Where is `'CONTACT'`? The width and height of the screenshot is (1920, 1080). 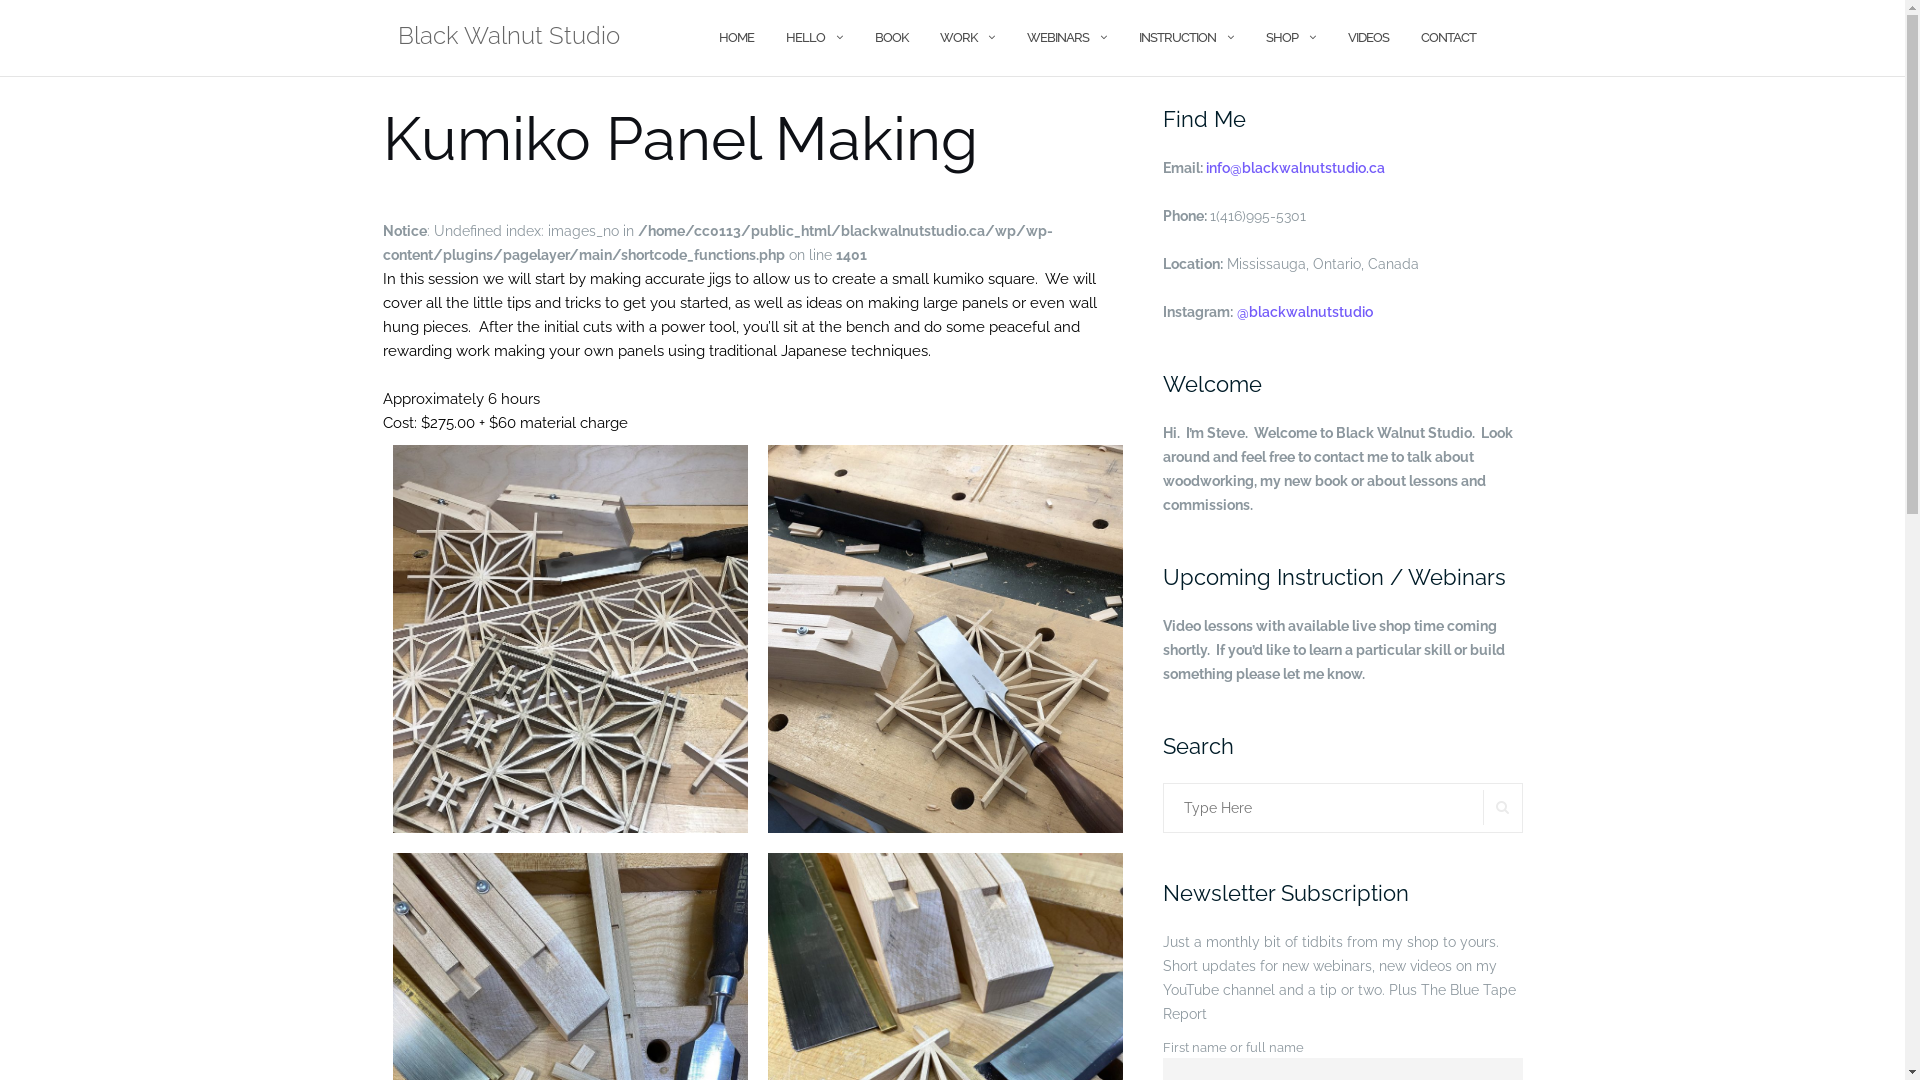
'CONTACT' is located at coordinates (1447, 37).